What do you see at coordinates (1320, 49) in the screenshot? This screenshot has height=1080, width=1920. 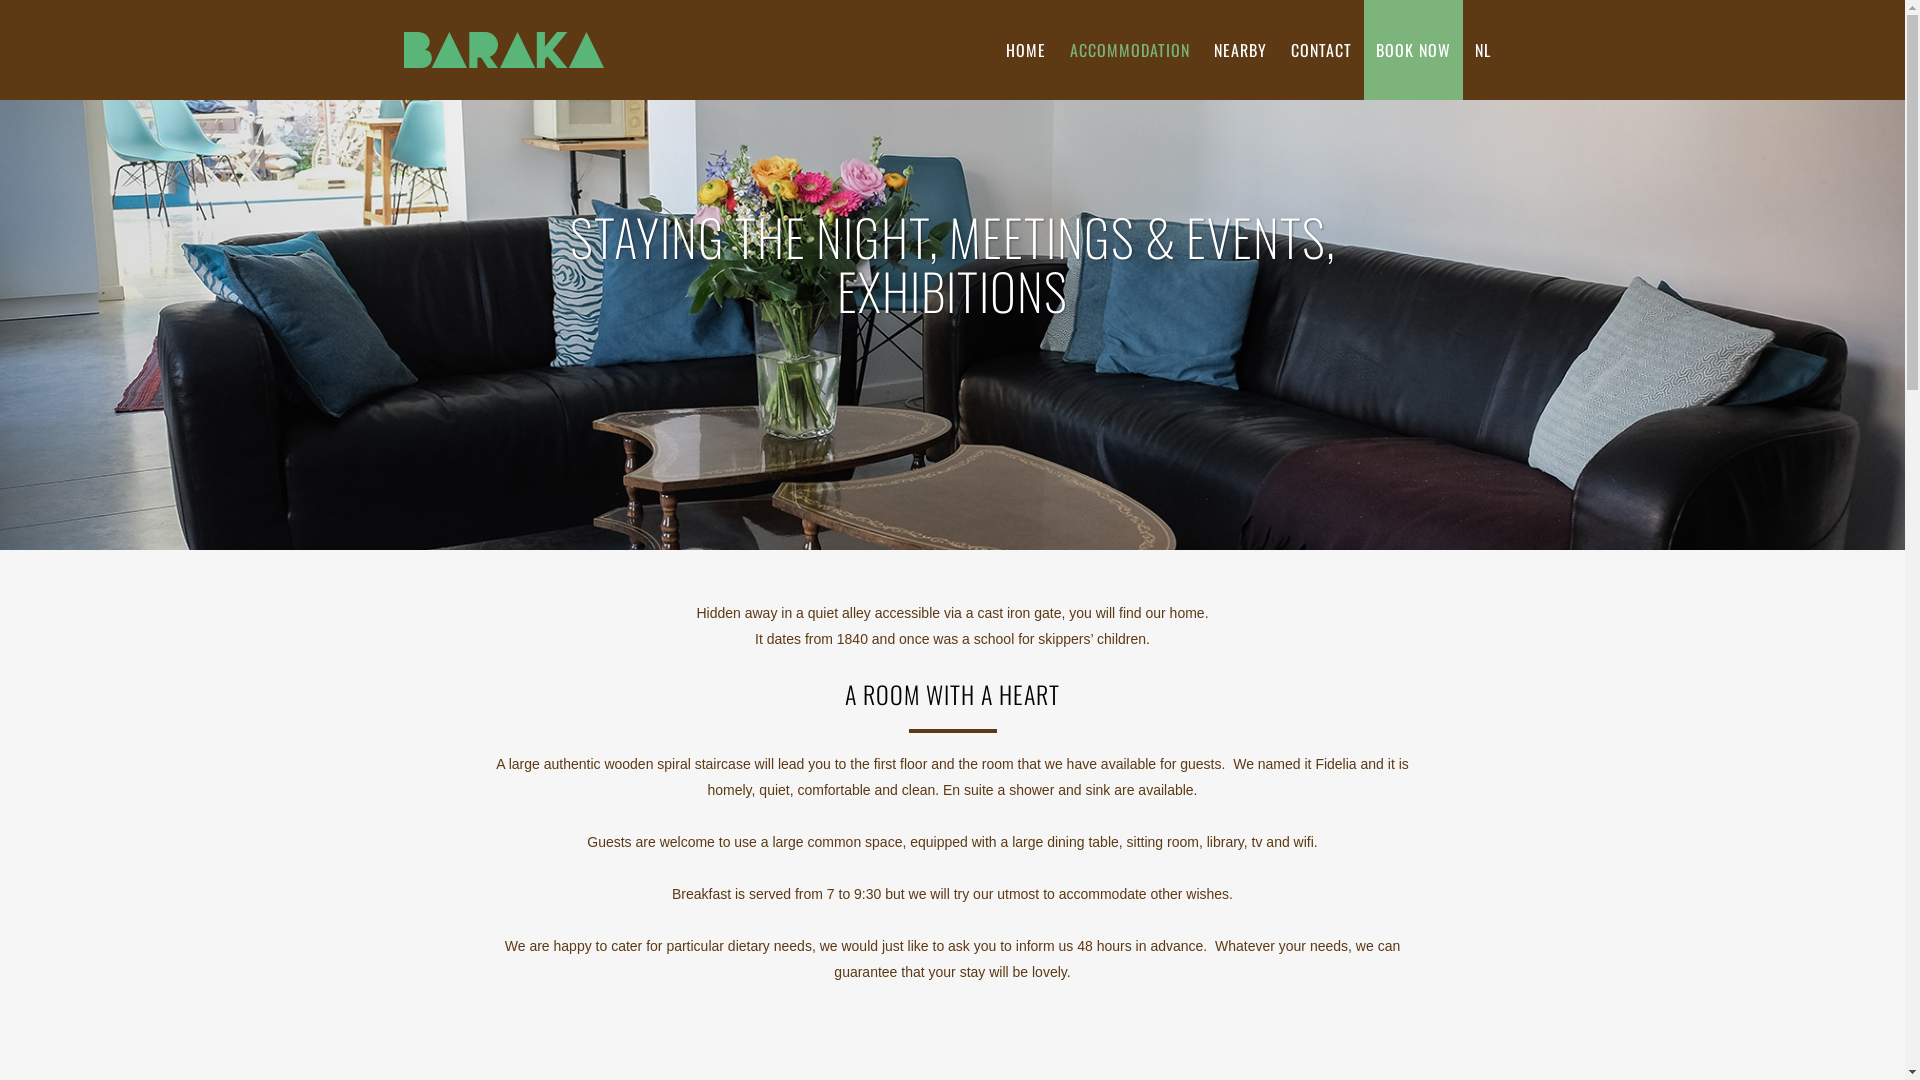 I see `'CONTACT'` at bounding box center [1320, 49].